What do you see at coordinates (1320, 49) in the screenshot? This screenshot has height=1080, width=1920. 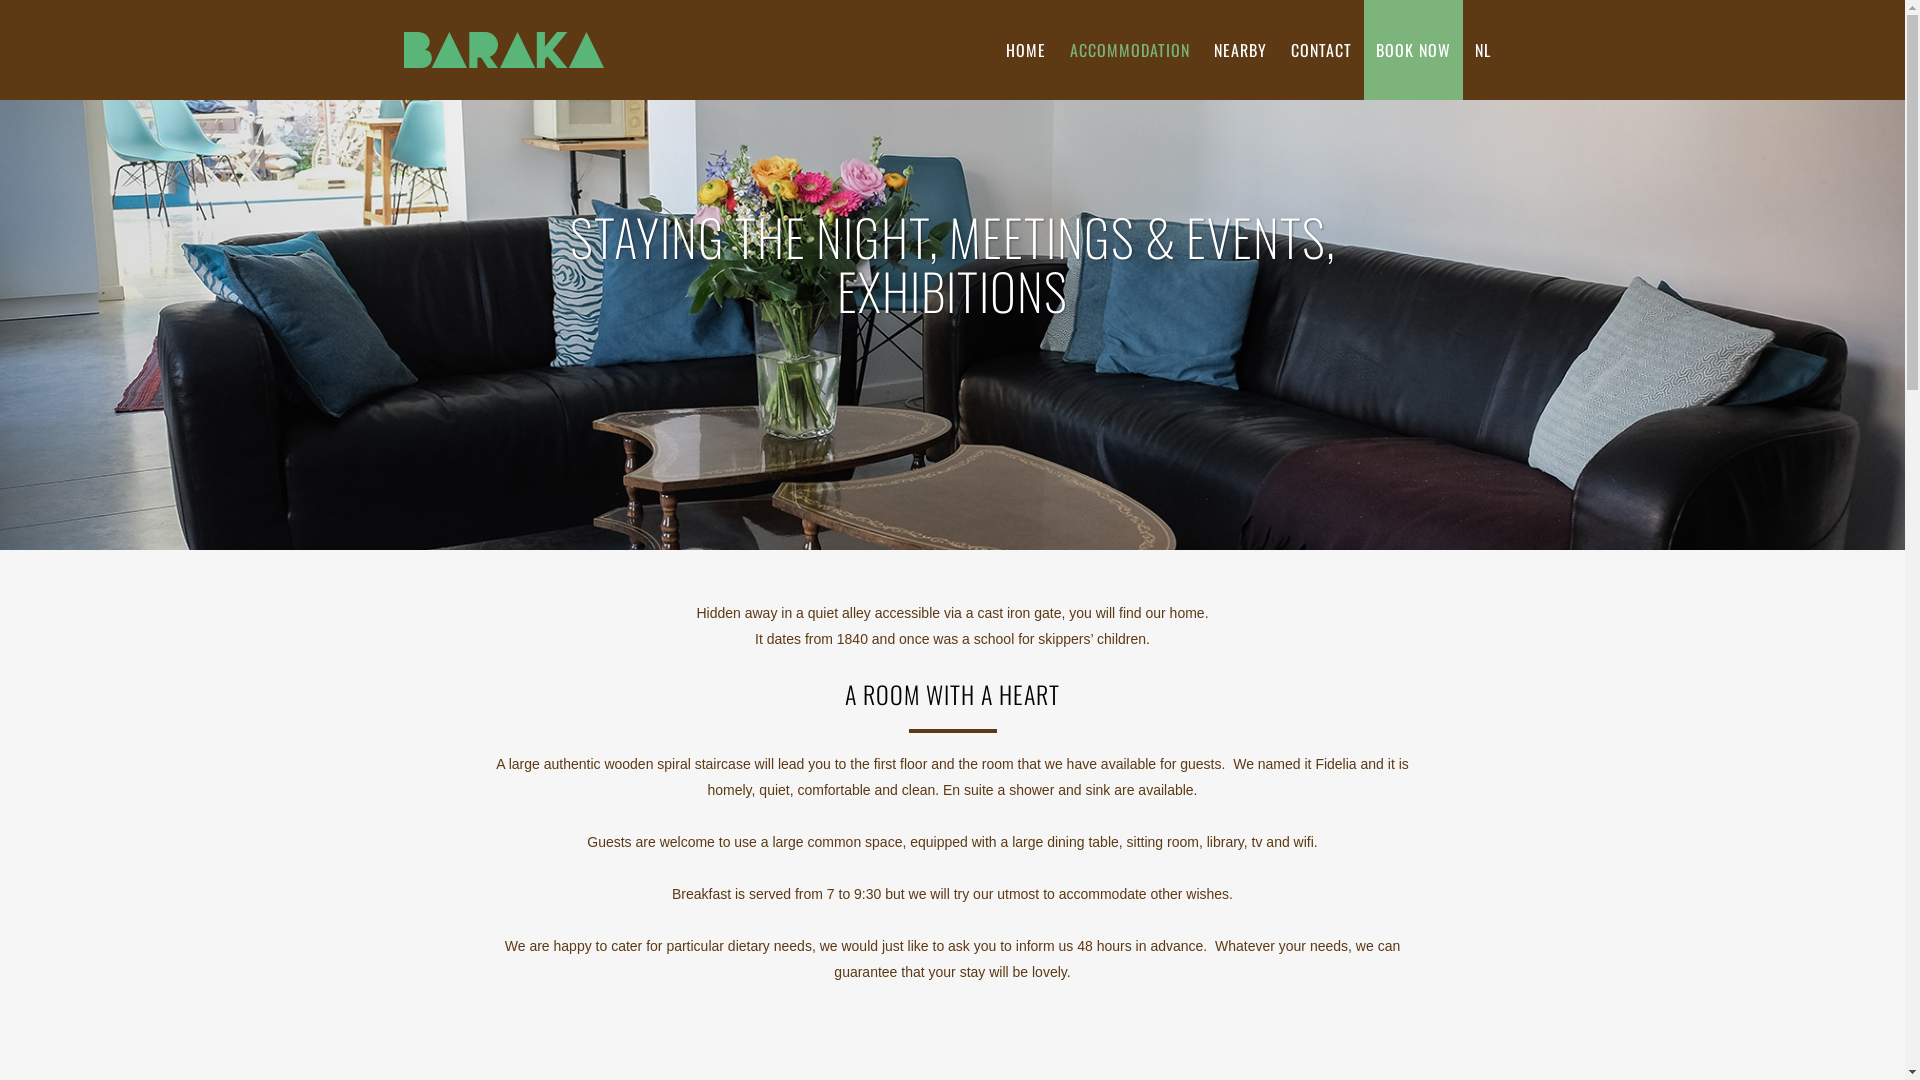 I see `'CONTACT'` at bounding box center [1320, 49].